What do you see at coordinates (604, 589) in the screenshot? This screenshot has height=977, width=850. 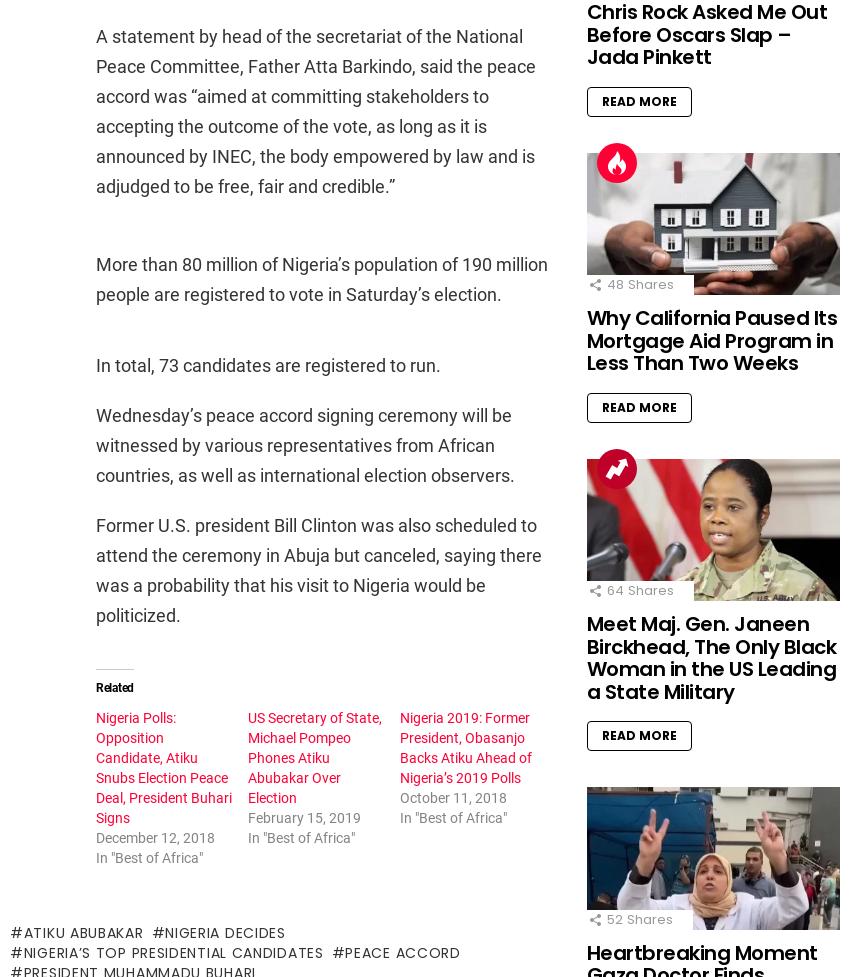 I see `'64'` at bounding box center [604, 589].